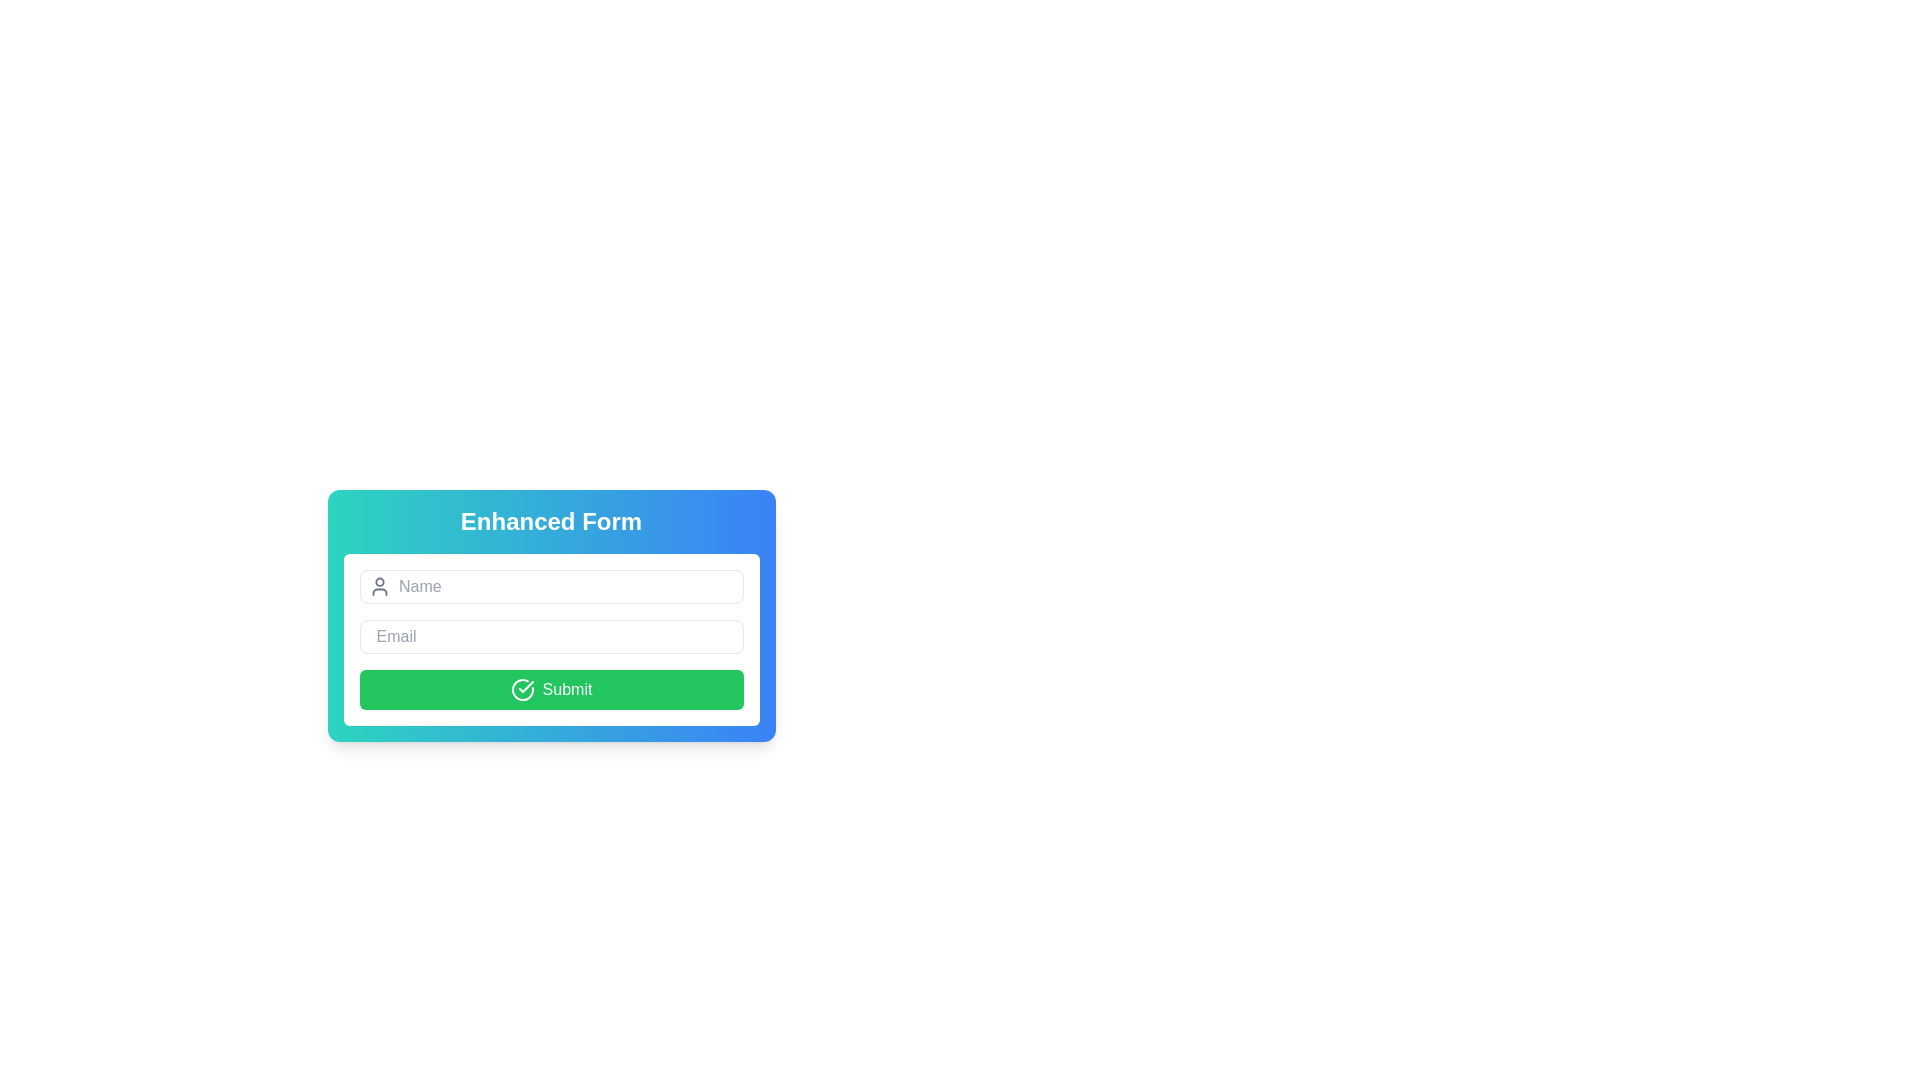 Image resolution: width=1920 pixels, height=1080 pixels. I want to click on the confirmation check mark icon on the green circular button located at the bottom of the form layout, so click(526, 685).